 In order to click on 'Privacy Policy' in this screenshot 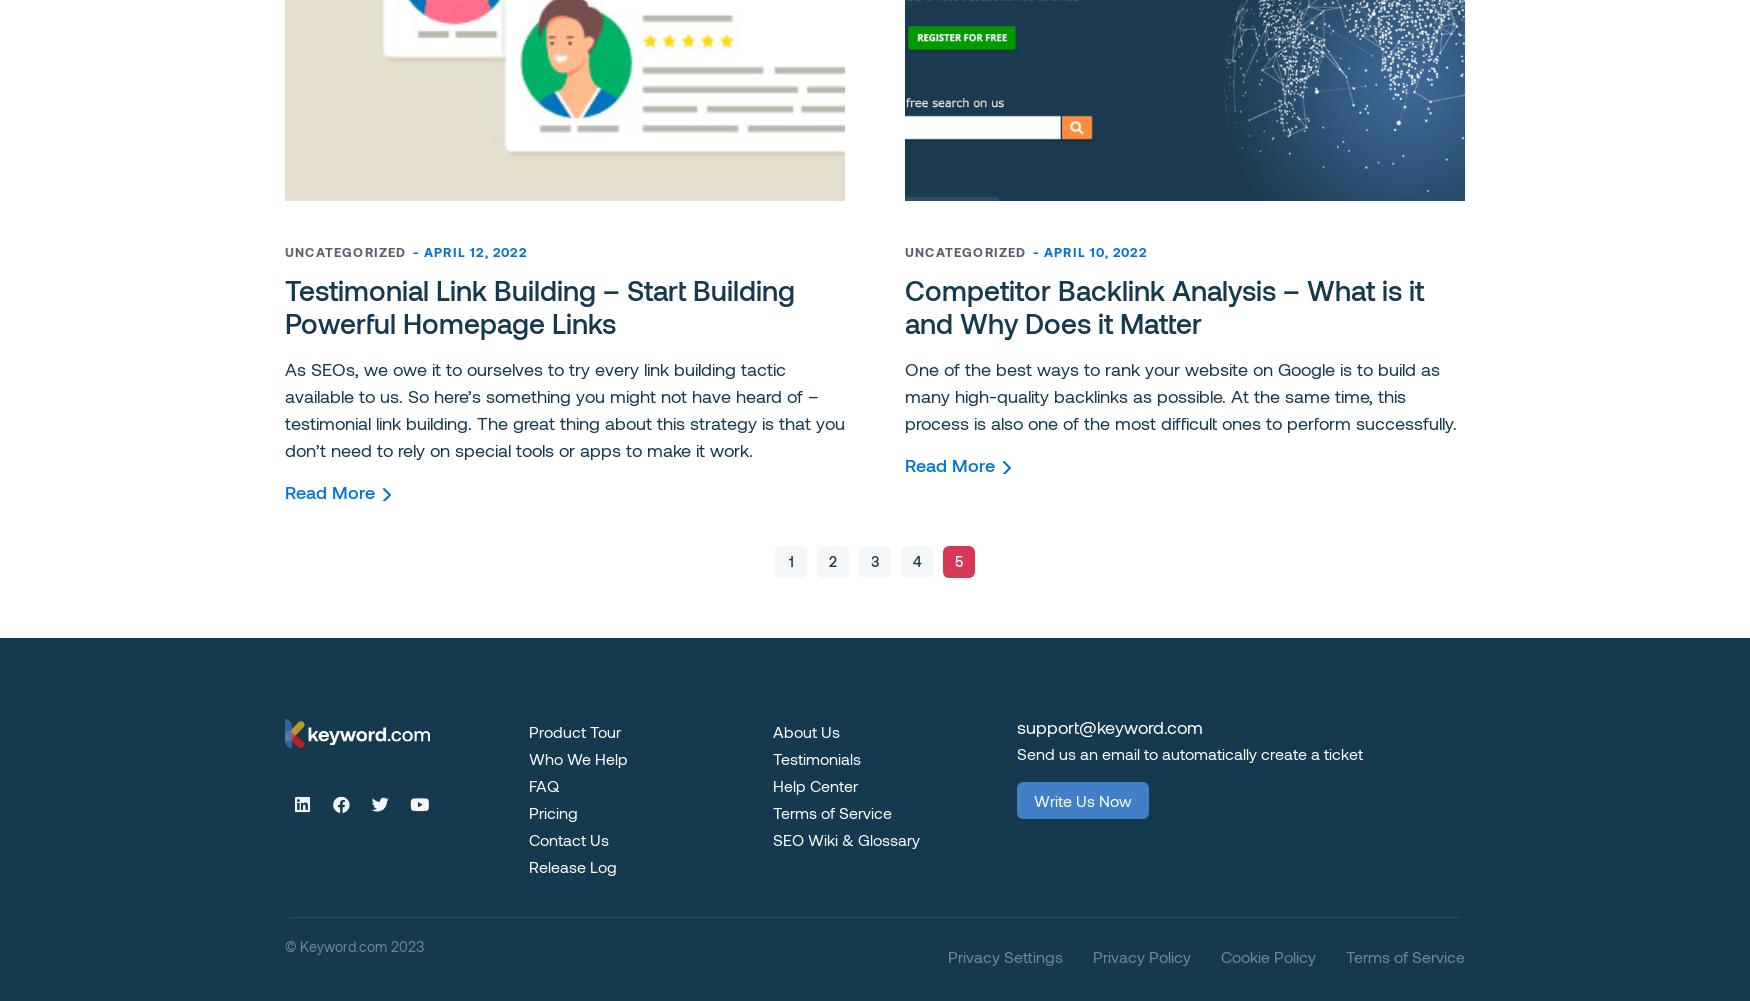, I will do `click(1141, 955)`.